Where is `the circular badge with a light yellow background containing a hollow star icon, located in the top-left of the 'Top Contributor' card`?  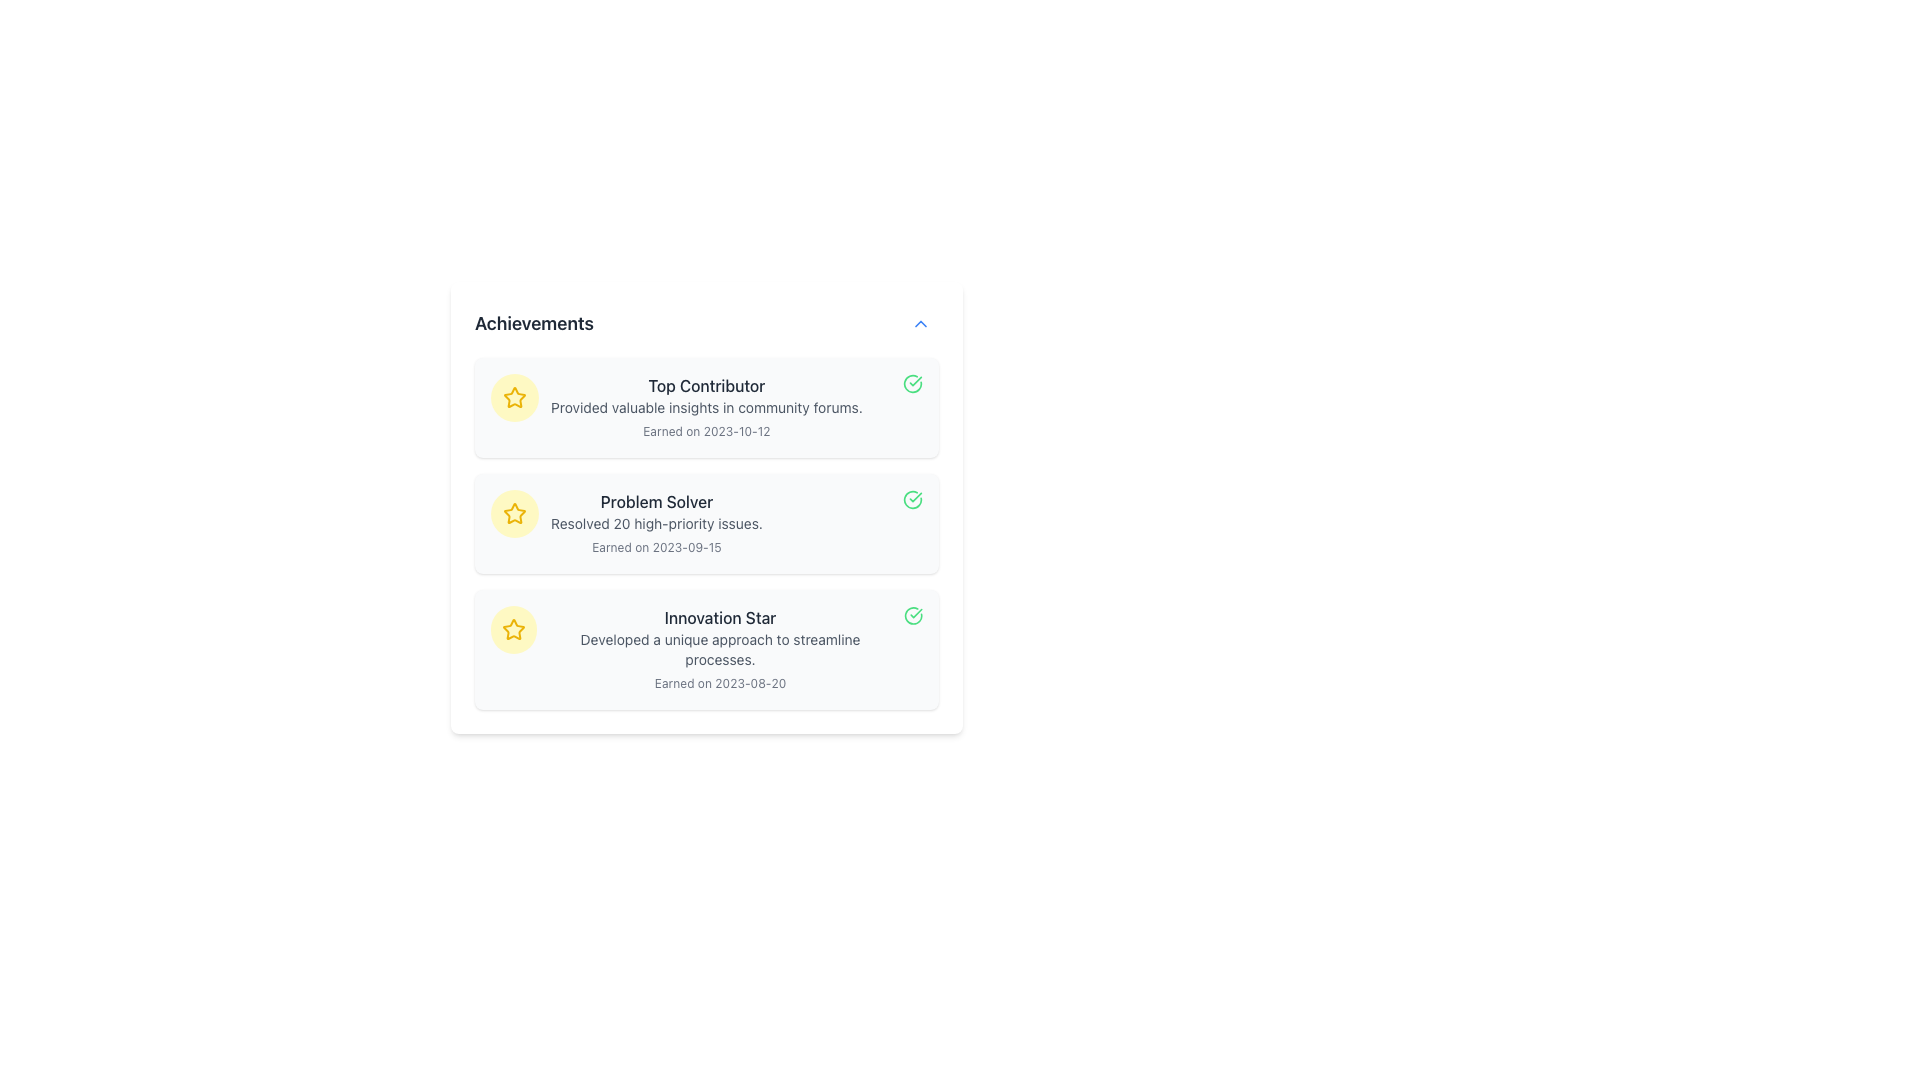
the circular badge with a light yellow background containing a hollow star icon, located in the top-left of the 'Top Contributor' card is located at coordinates (514, 397).